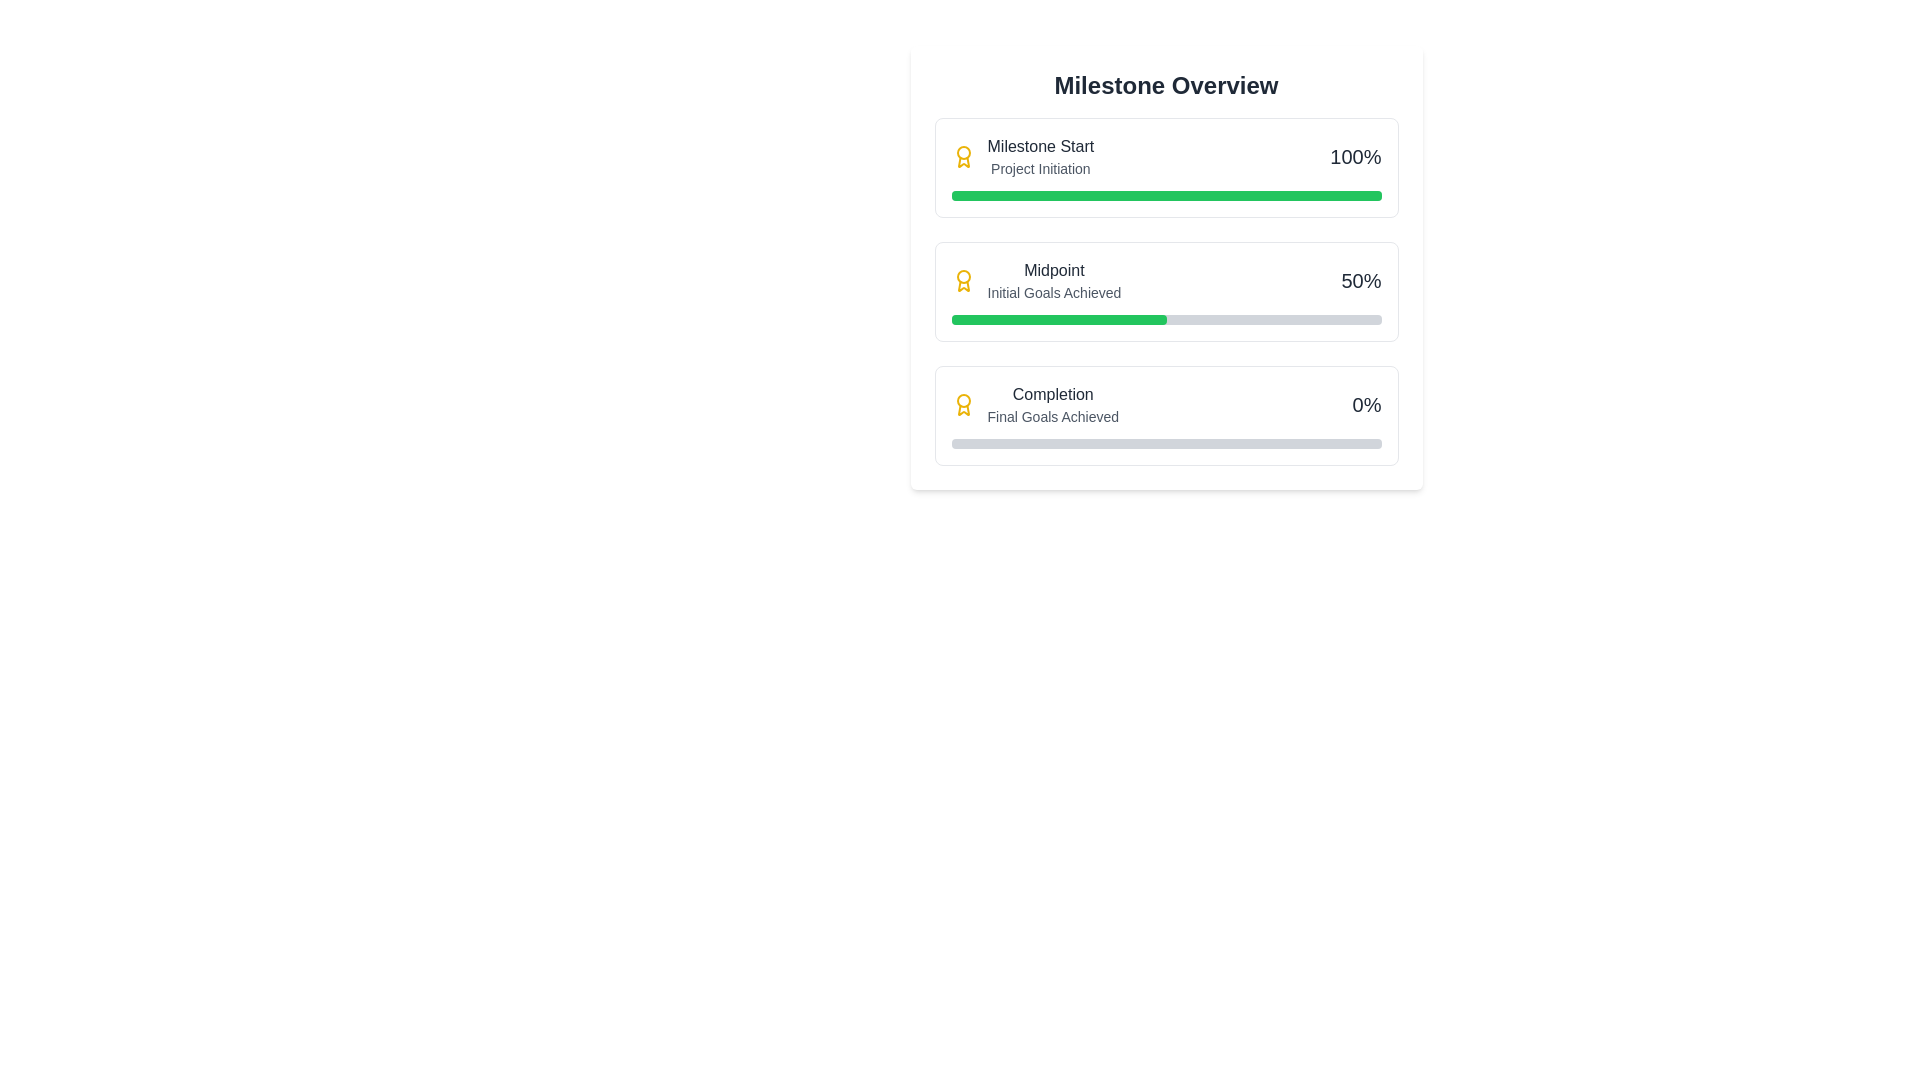 Image resolution: width=1920 pixels, height=1080 pixels. Describe the element at coordinates (1166, 292) in the screenshot. I see `the Milestone Progress Display Component representing the 'Midpoint' stage` at that location.